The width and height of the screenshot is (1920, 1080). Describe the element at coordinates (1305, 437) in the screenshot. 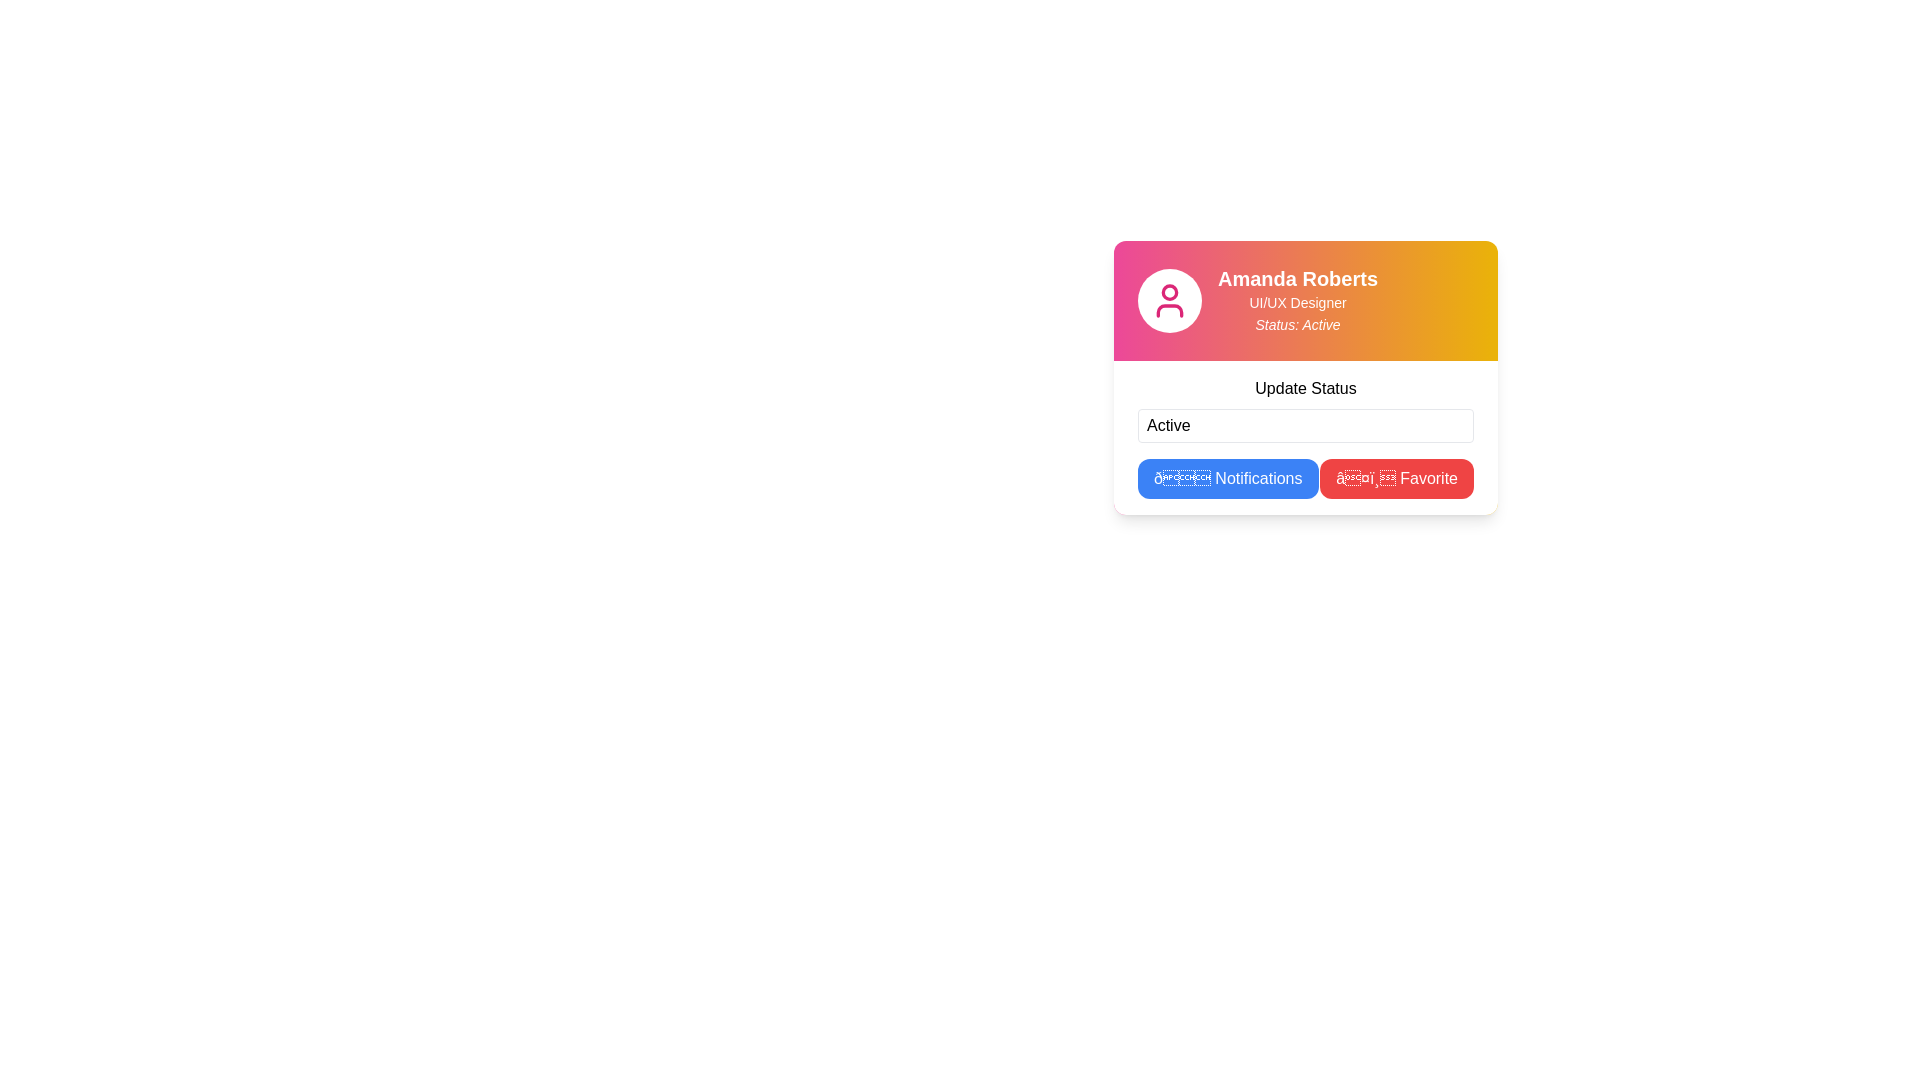

I see `the text in the status input field of the composite component located below the title 'Amanda Roberts'` at that location.